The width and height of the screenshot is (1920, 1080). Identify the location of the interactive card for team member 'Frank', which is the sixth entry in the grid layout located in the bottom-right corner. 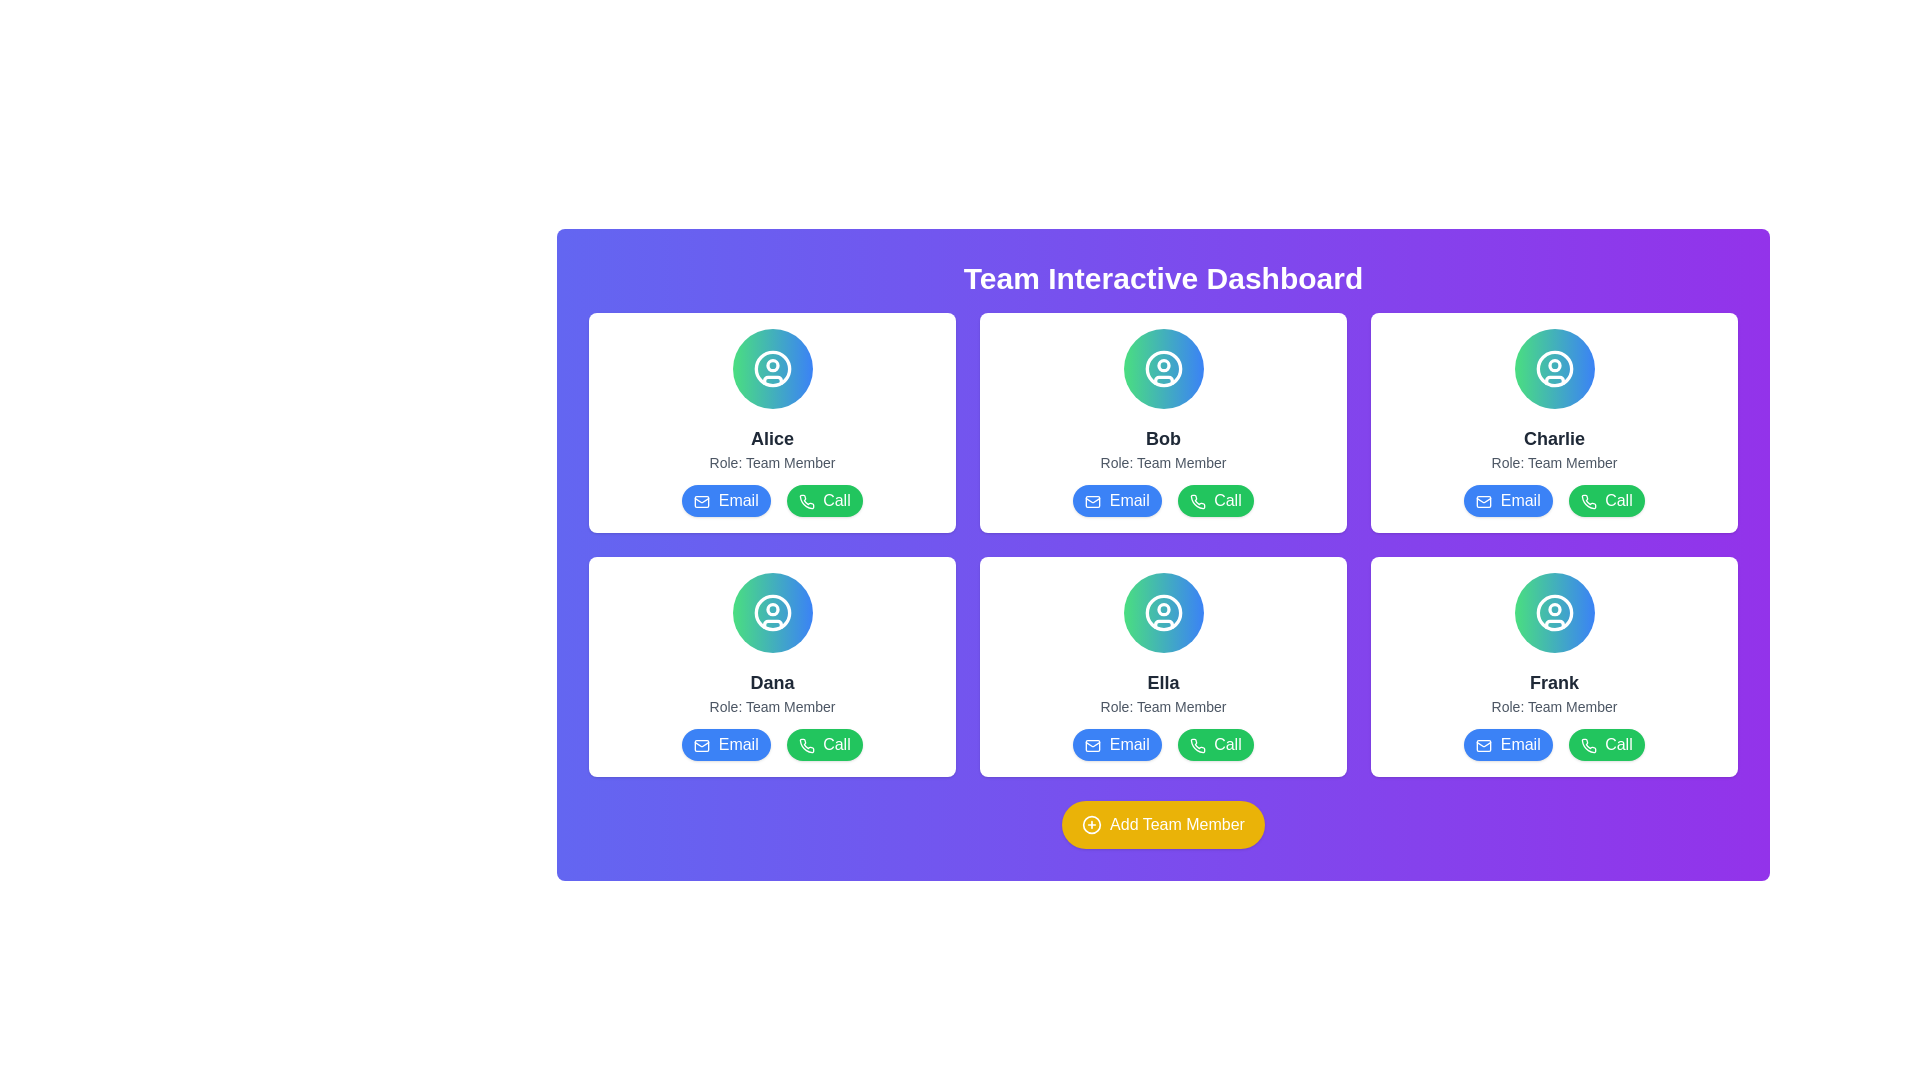
(1553, 667).